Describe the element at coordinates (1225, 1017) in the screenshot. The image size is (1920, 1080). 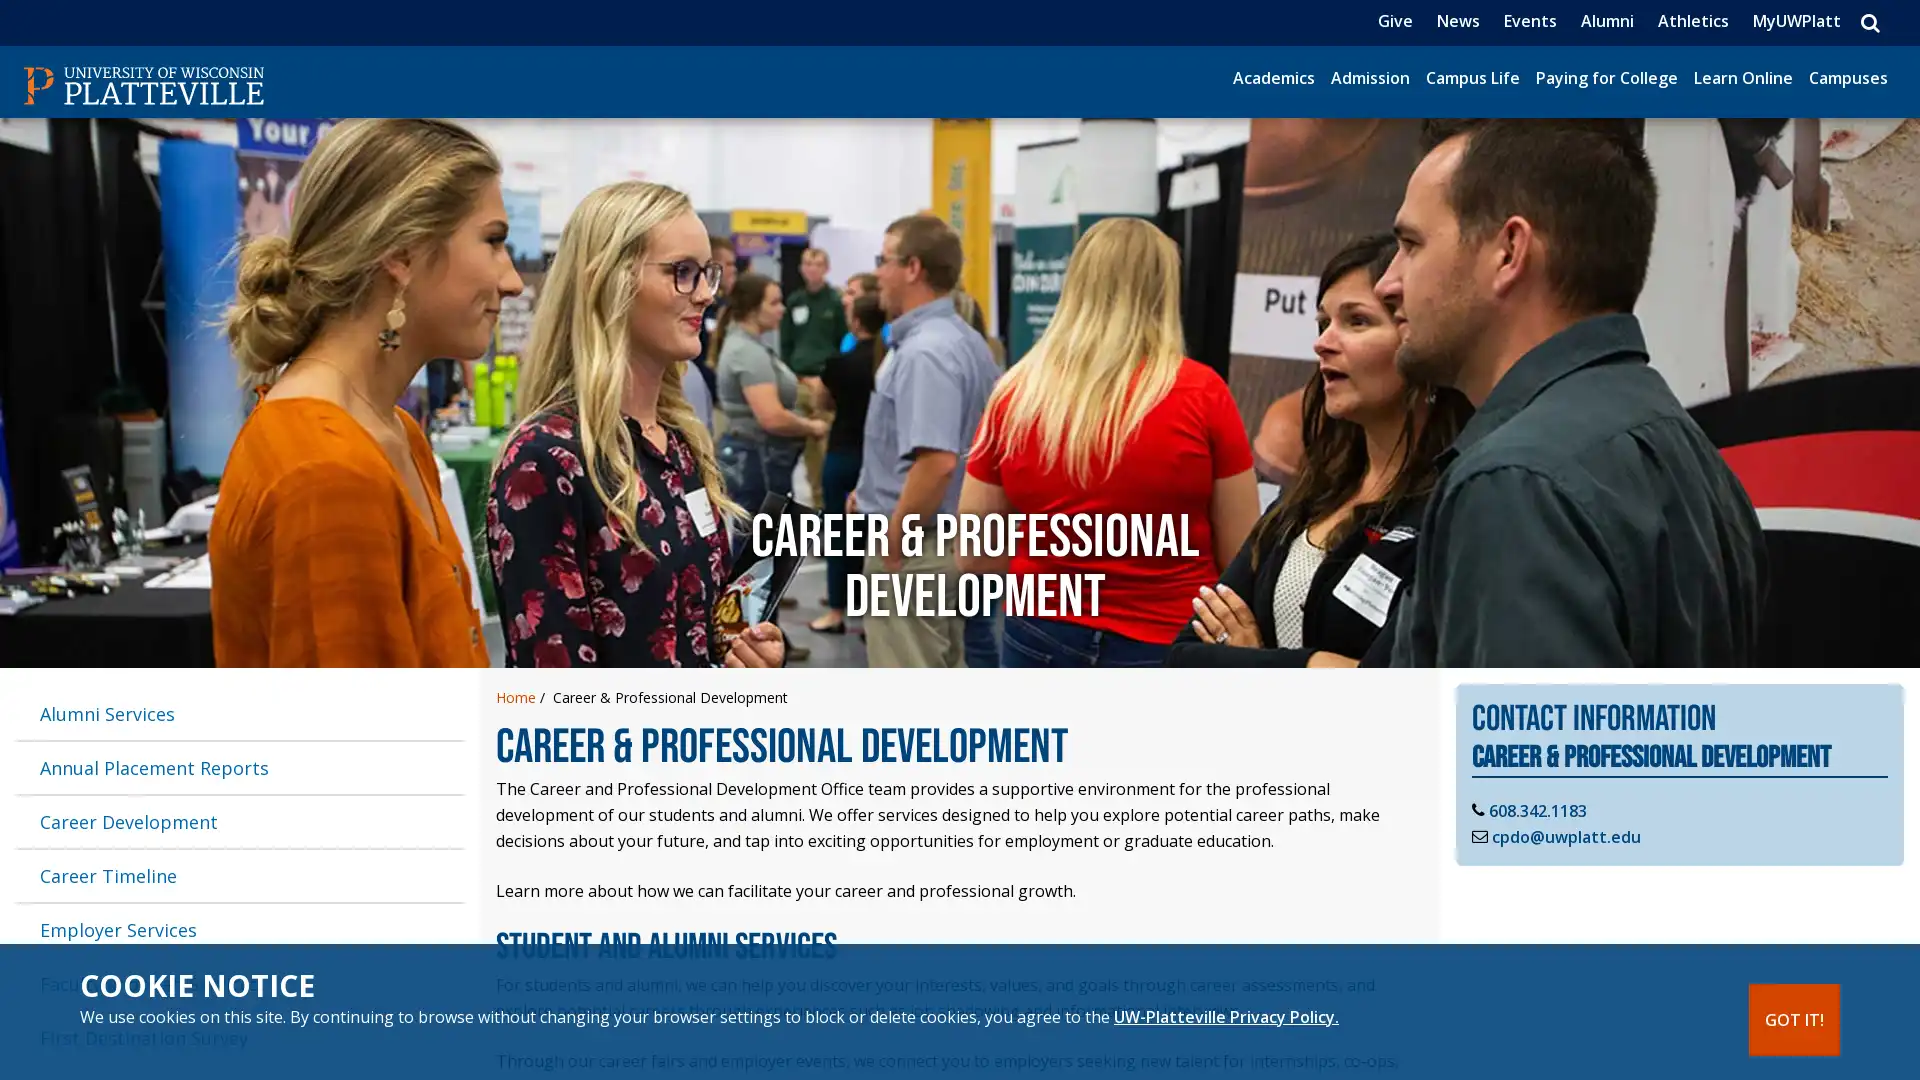
I see `Privacy Policy` at that location.